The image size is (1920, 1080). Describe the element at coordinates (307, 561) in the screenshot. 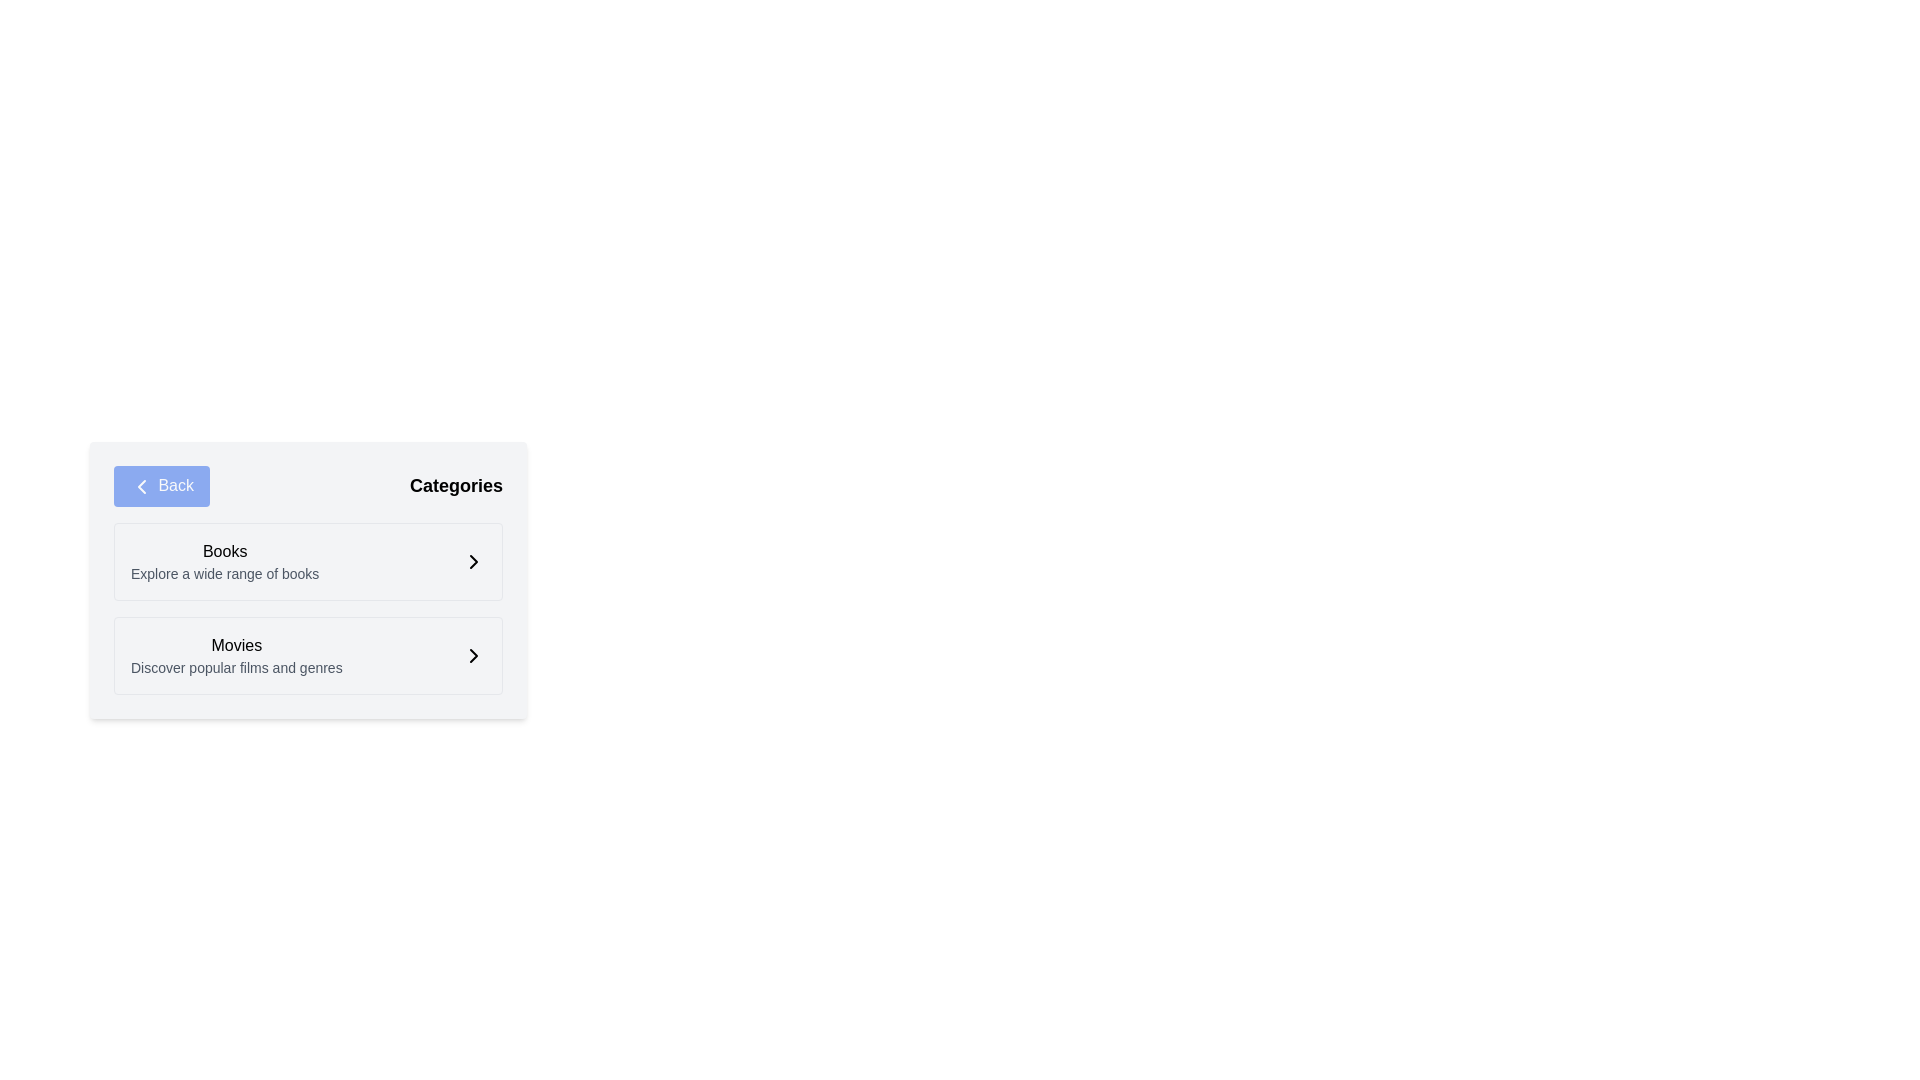

I see `the first Category List Item labeled 'Books'` at that location.